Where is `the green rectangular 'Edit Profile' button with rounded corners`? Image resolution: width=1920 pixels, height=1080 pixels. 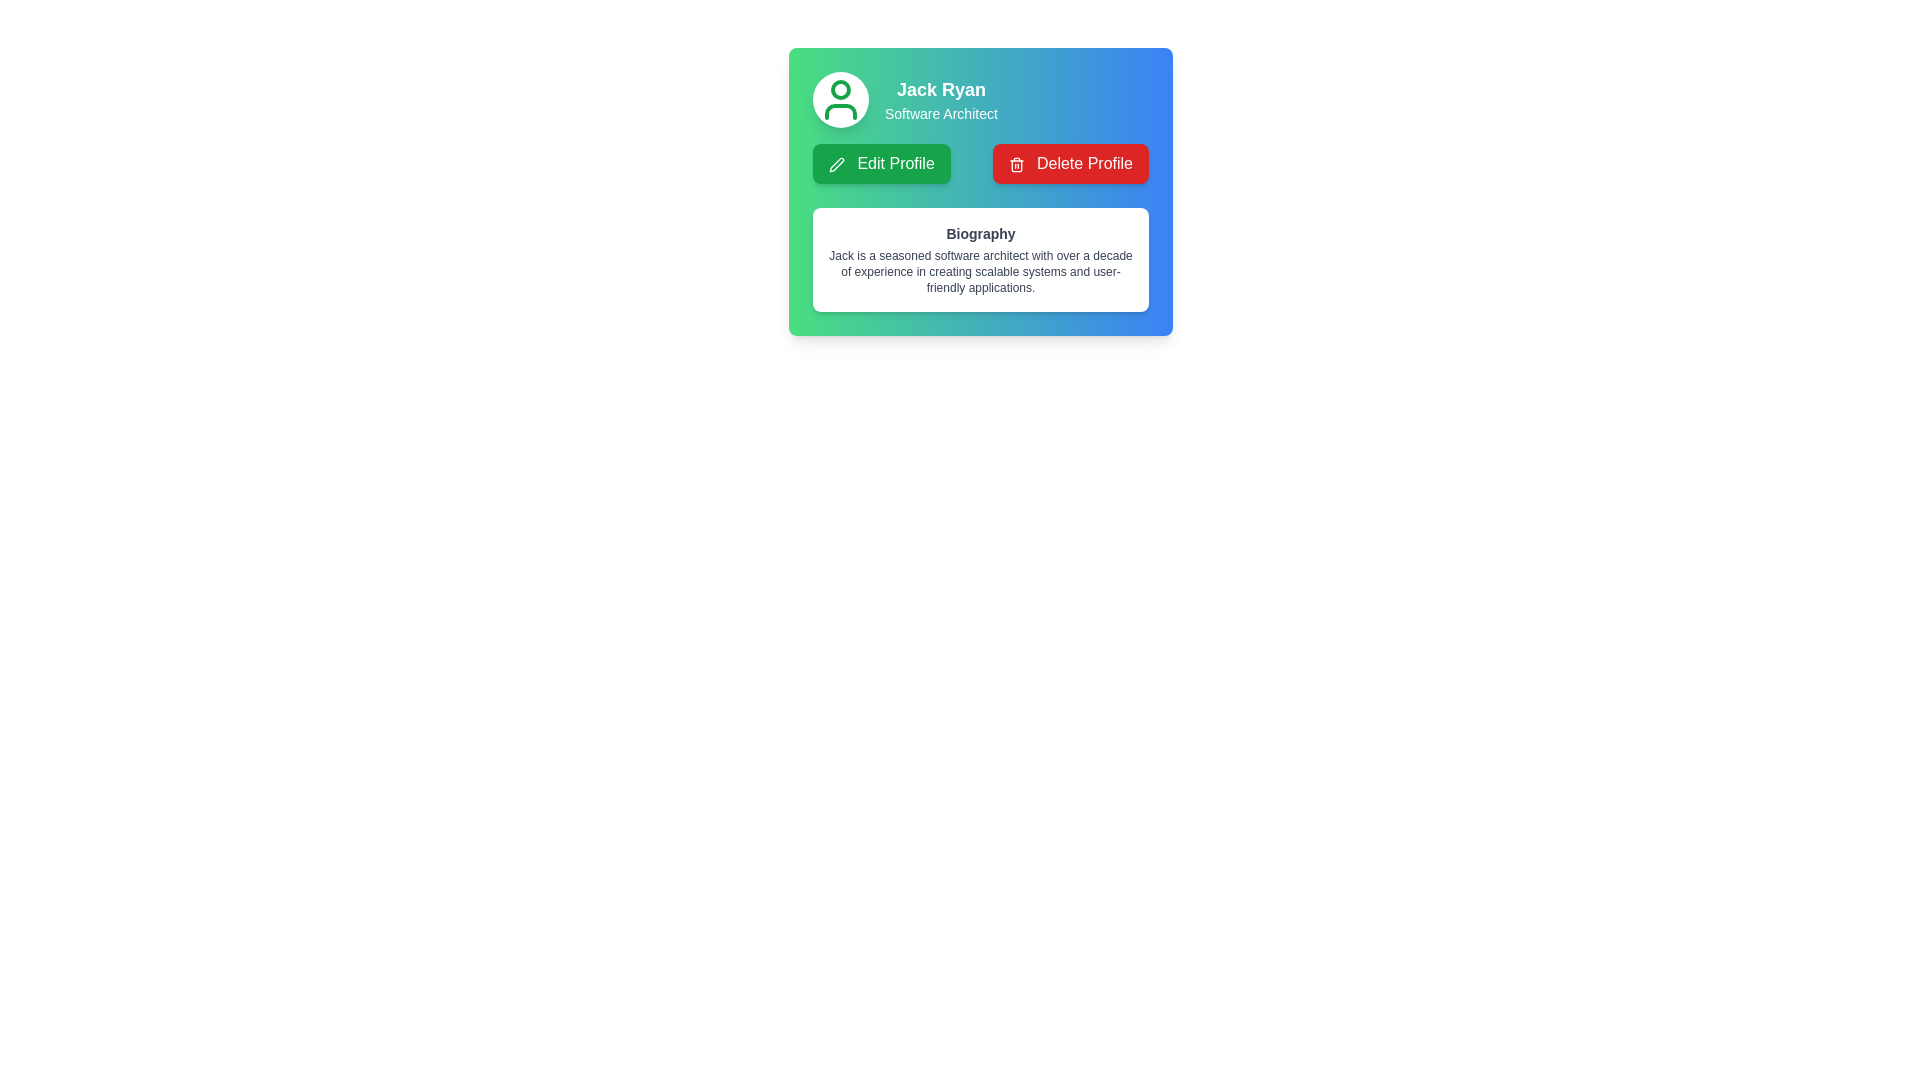 the green rectangular 'Edit Profile' button with rounded corners is located at coordinates (880, 163).